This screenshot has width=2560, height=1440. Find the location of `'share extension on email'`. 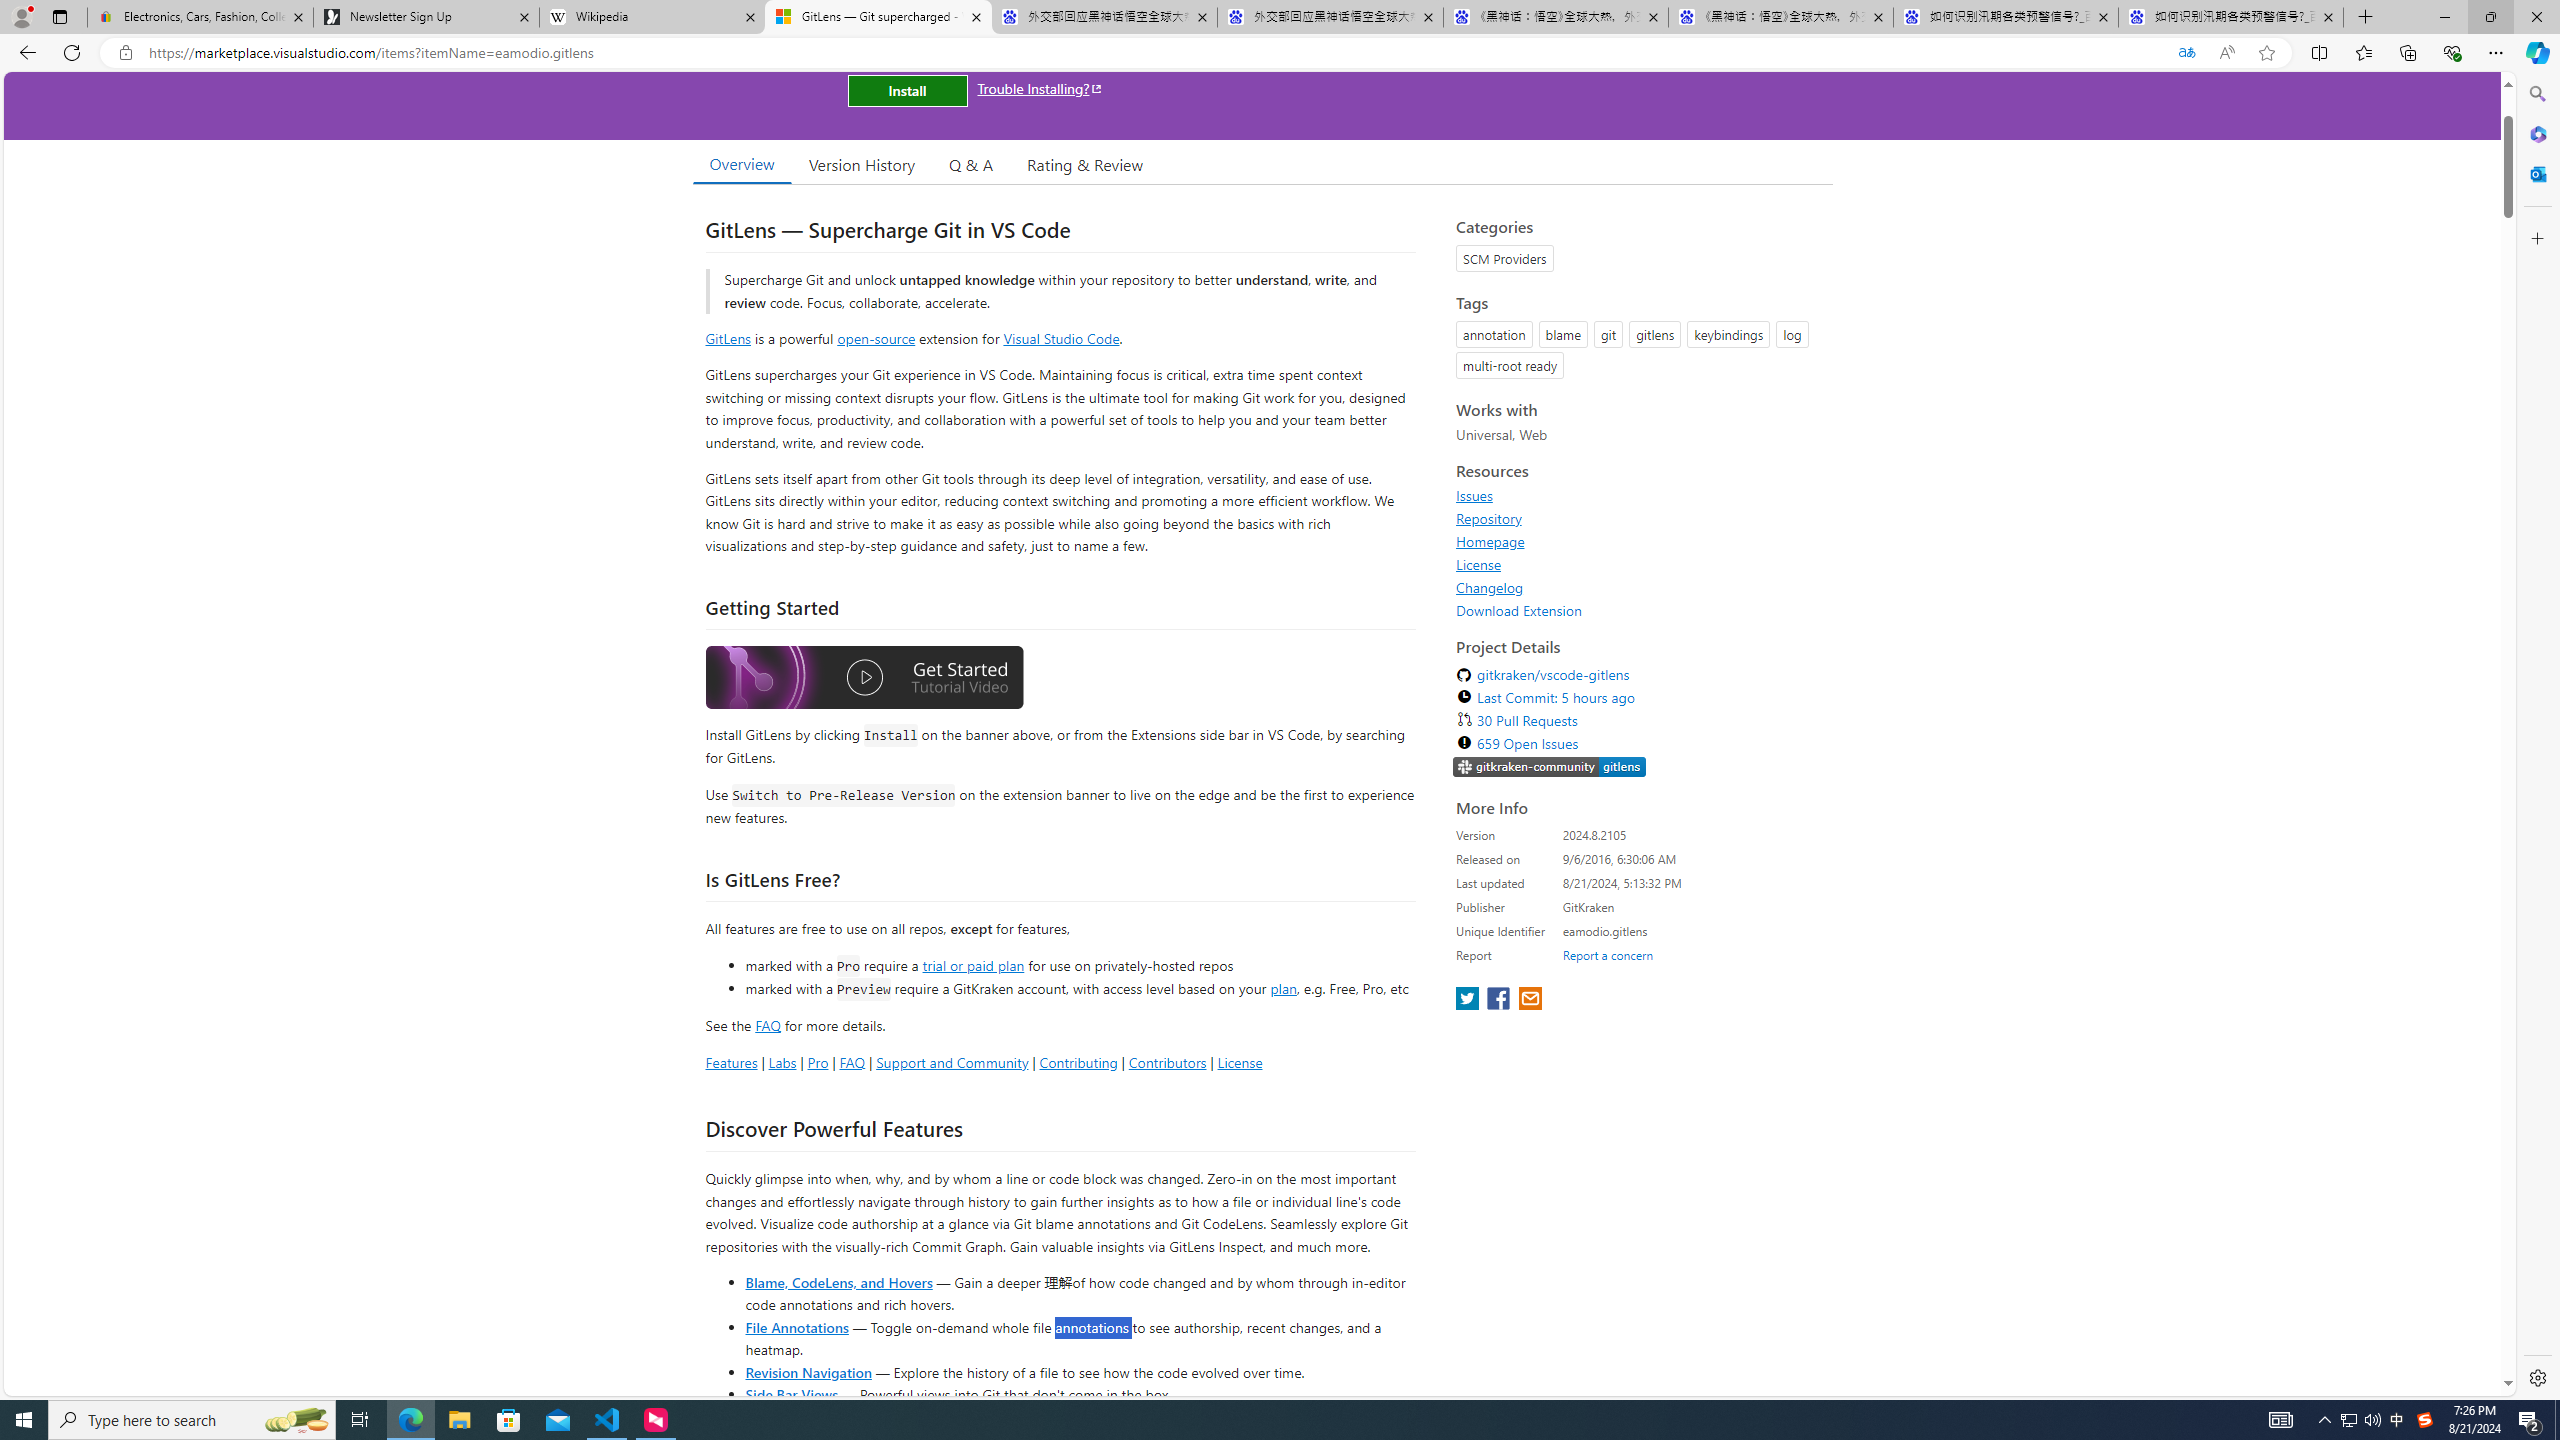

'share extension on email' is located at coordinates (1528, 999).